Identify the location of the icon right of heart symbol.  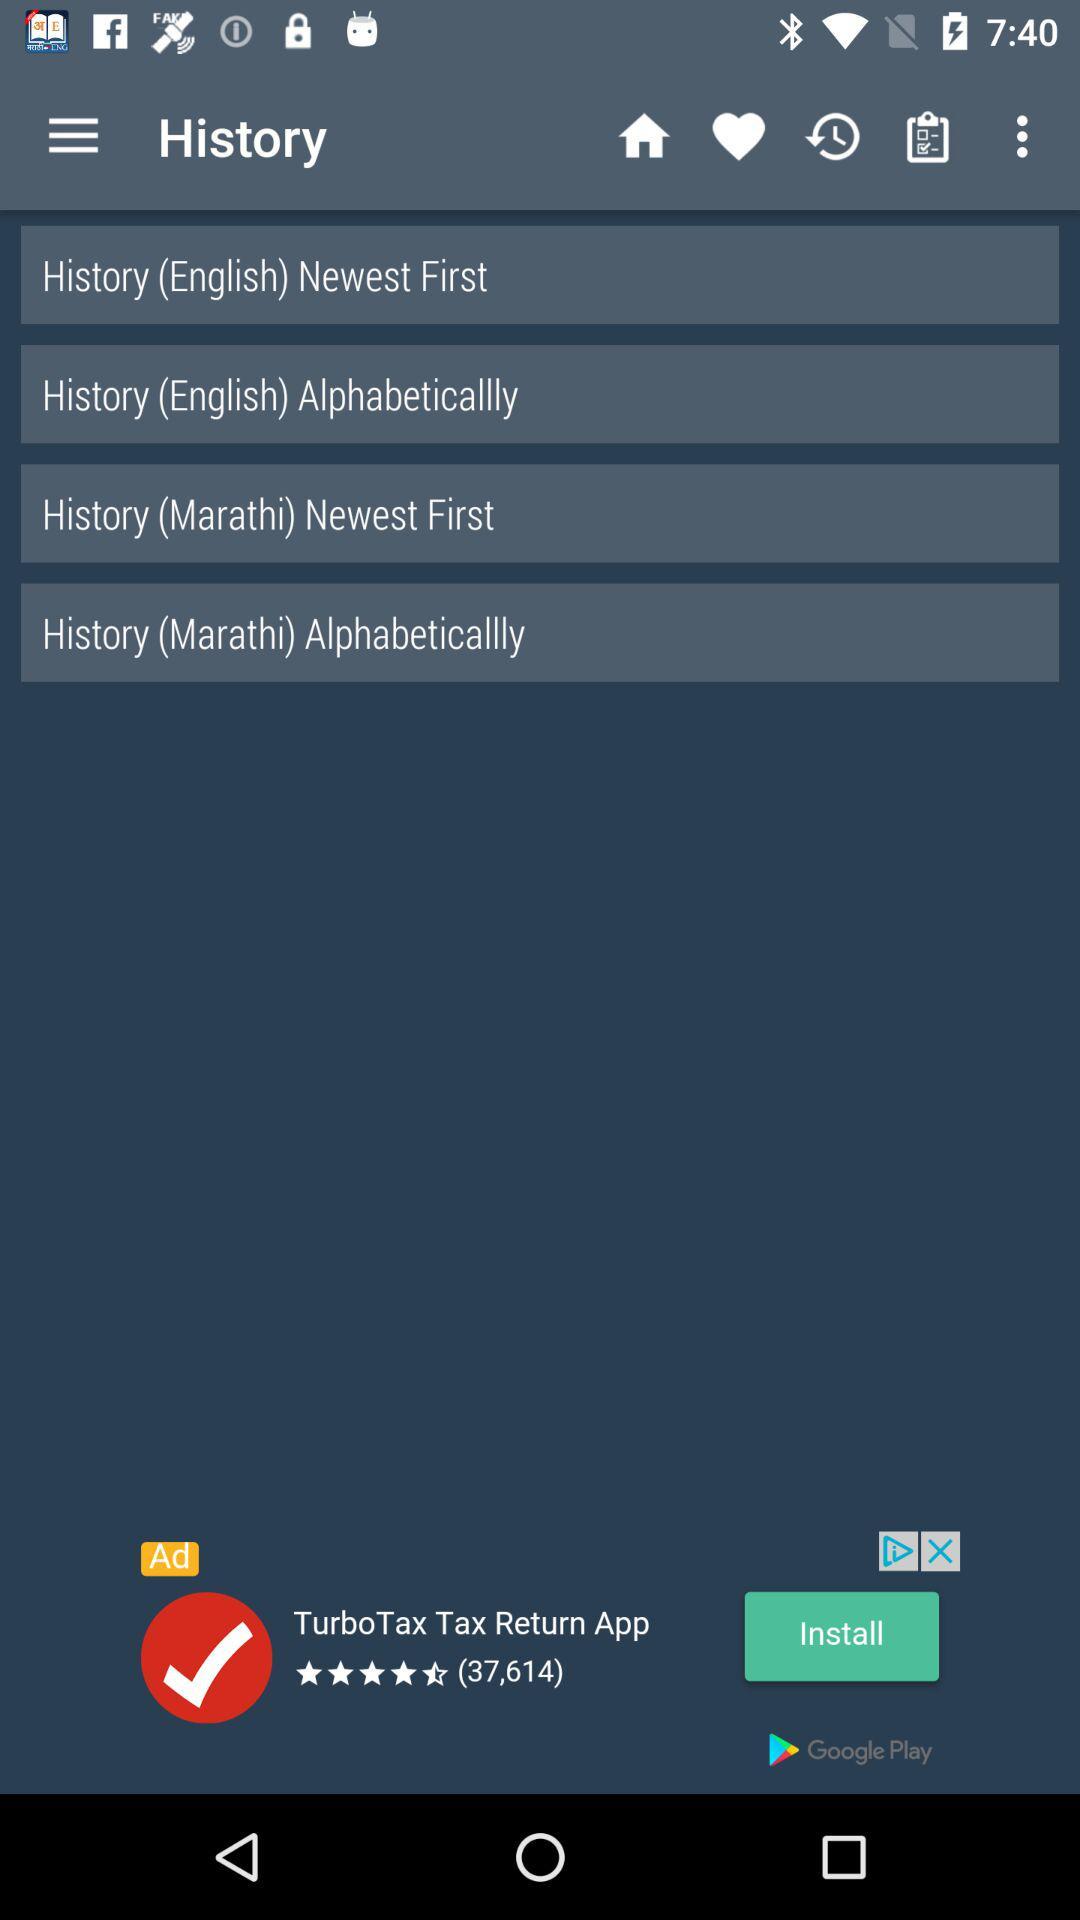
(833, 136).